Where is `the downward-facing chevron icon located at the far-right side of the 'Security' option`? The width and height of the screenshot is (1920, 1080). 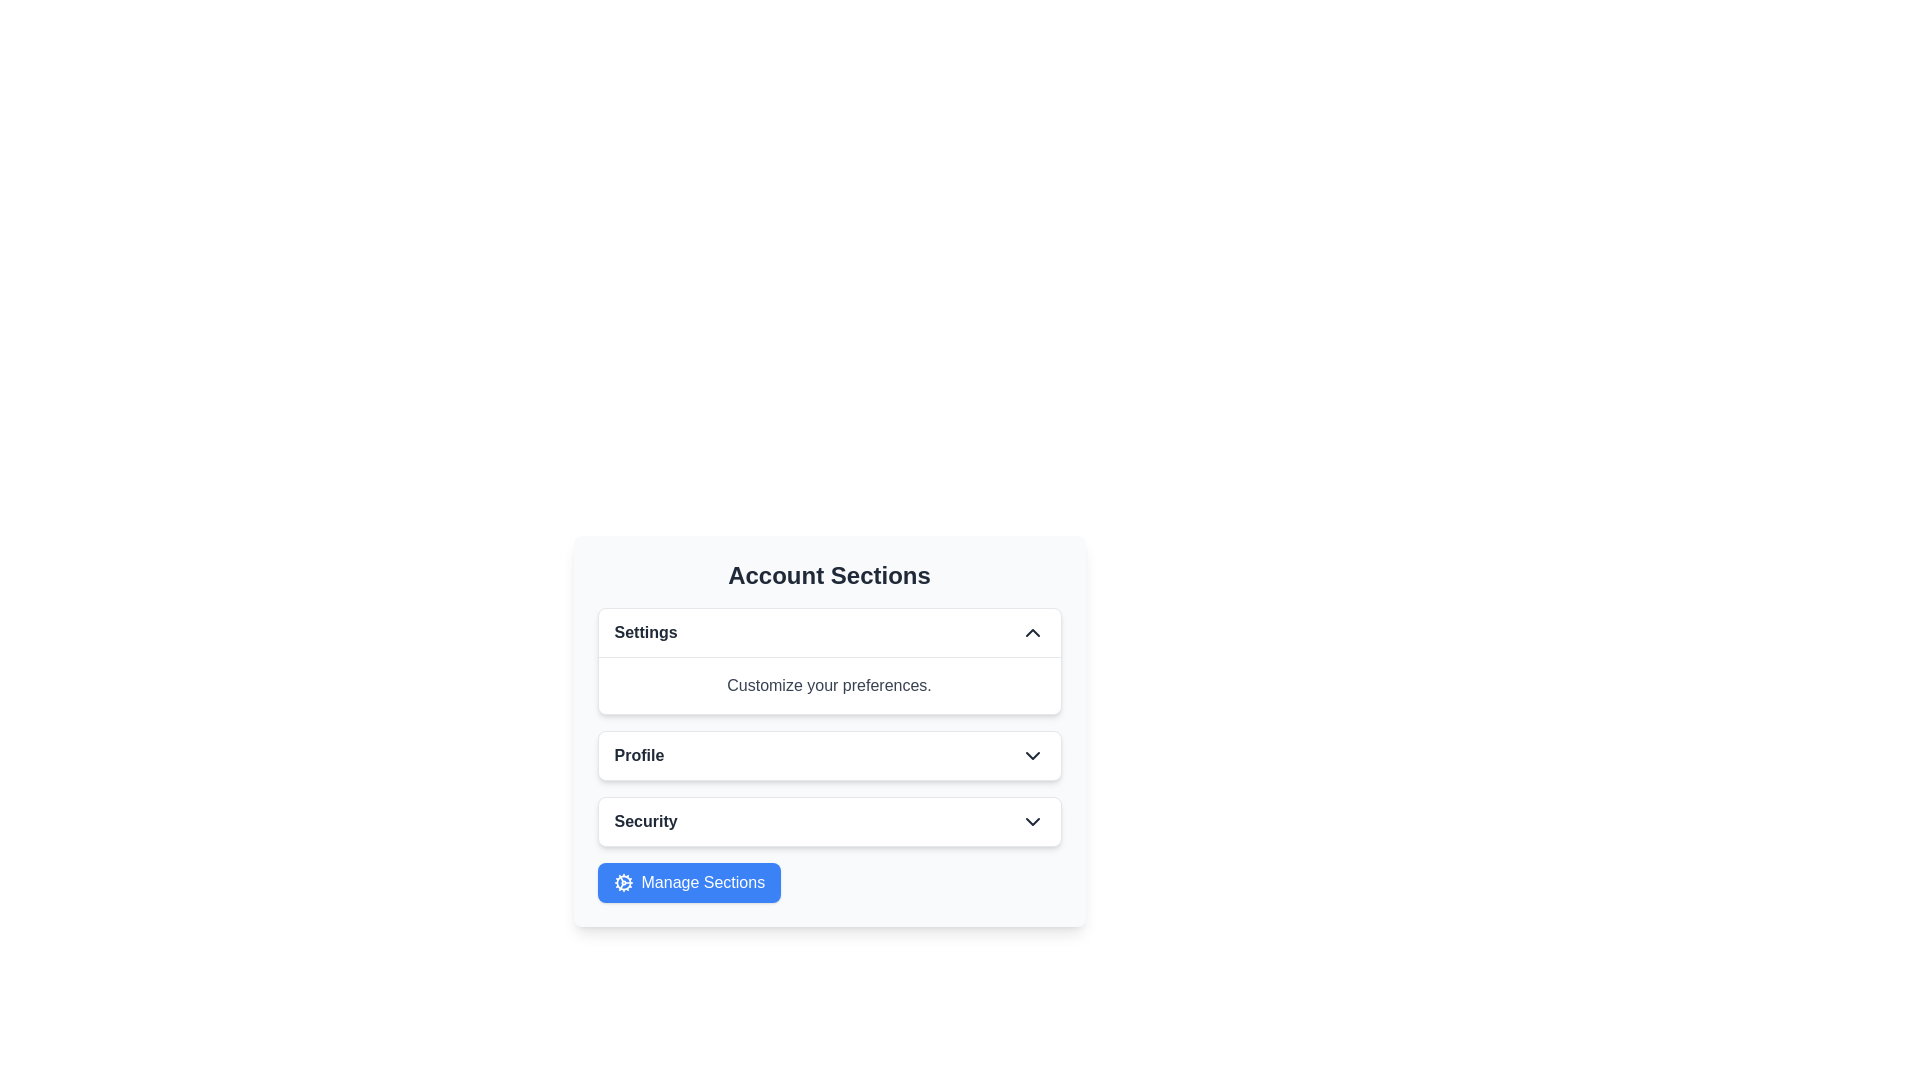
the downward-facing chevron icon located at the far-right side of the 'Security' option is located at coordinates (1032, 821).